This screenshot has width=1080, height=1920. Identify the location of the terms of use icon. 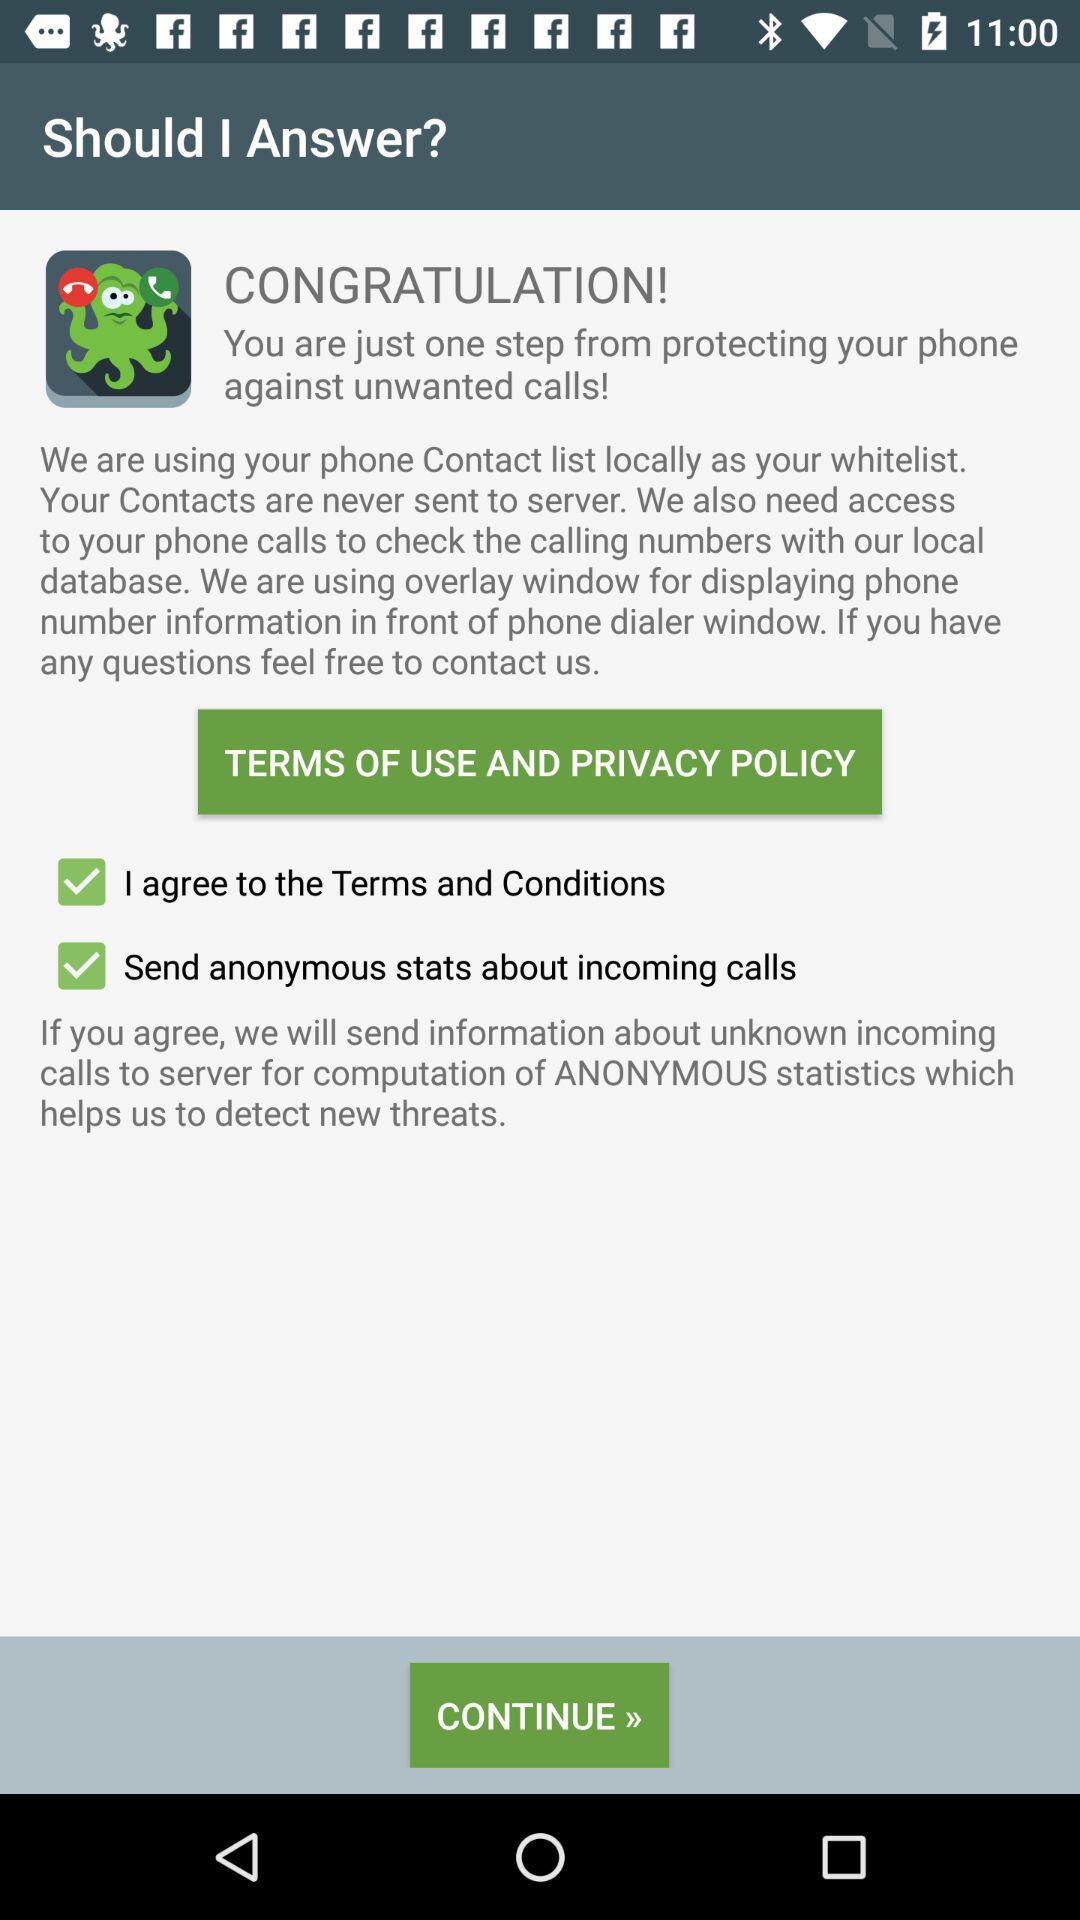
(540, 761).